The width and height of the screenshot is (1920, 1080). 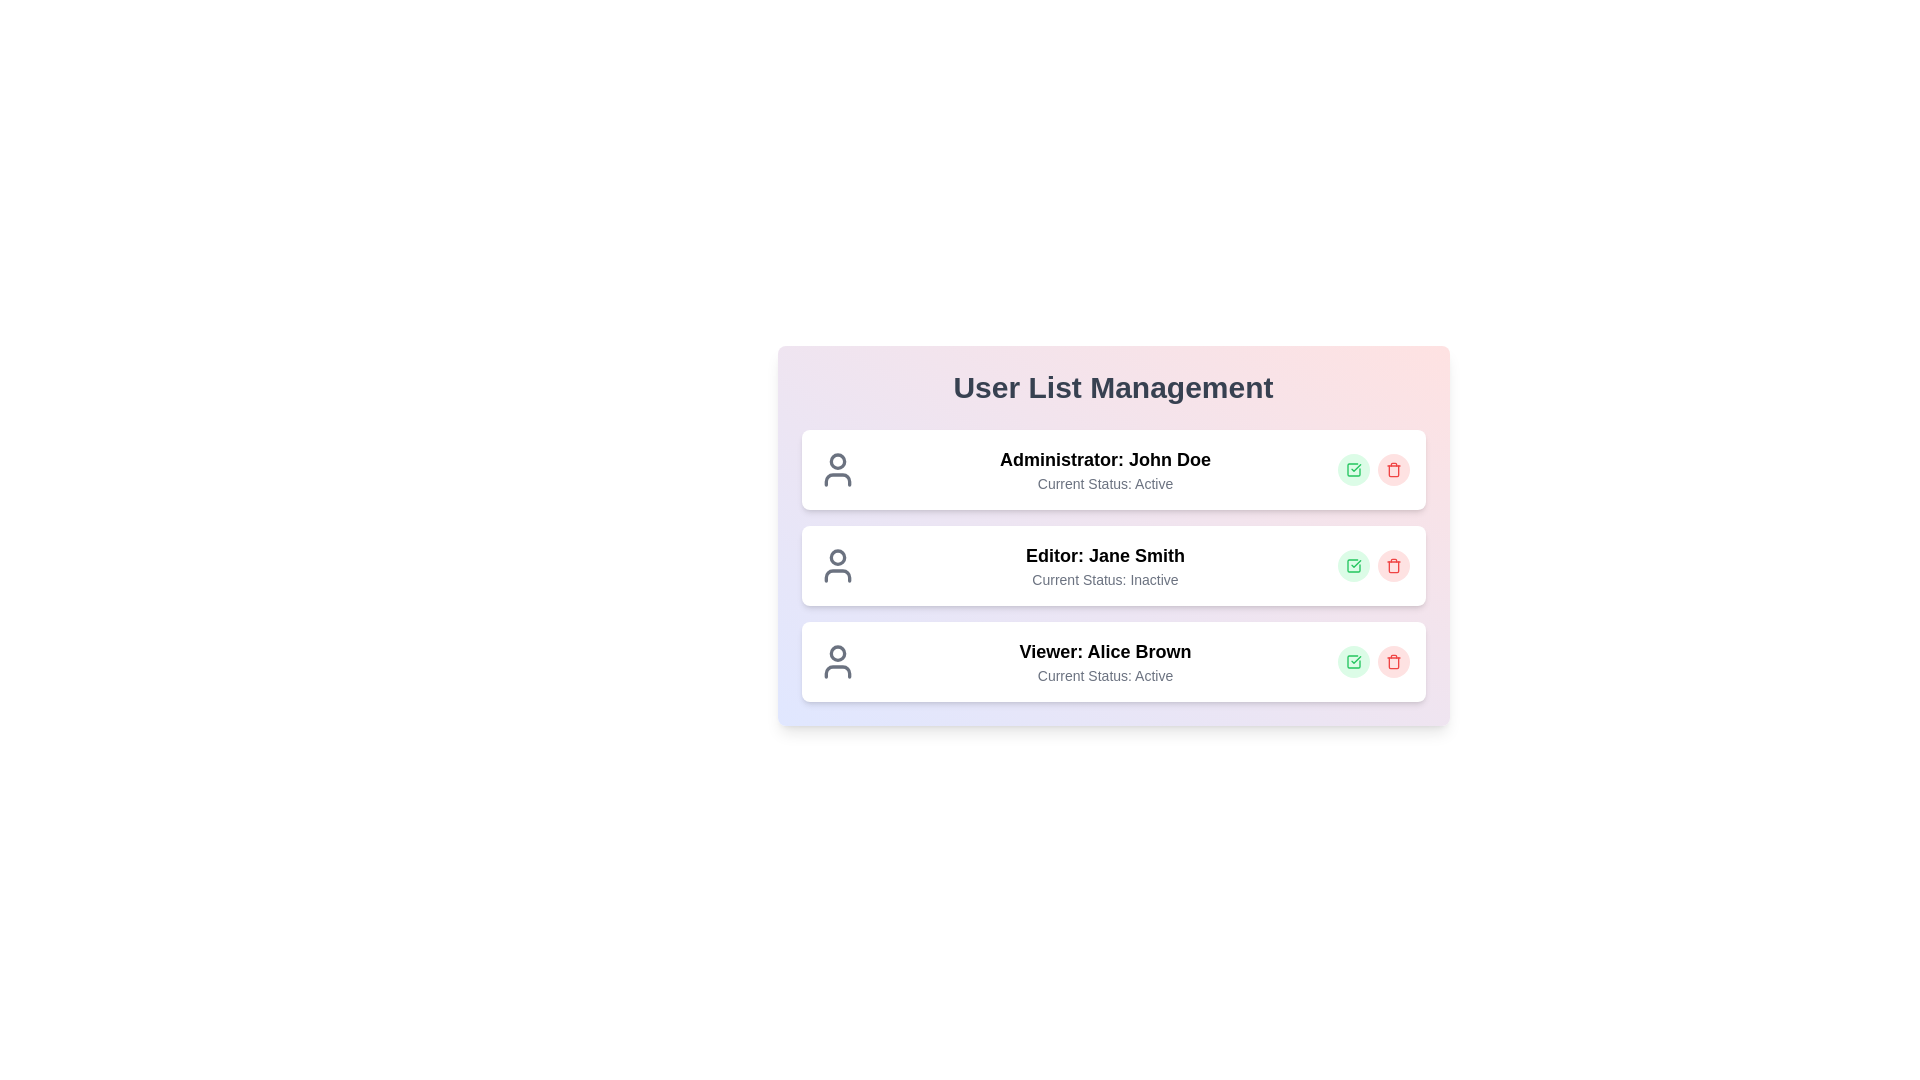 What do you see at coordinates (837, 566) in the screenshot?
I see `the User Profile Icon representing 'Jane Smith', which indicates the Editor role, located at the top-left corner of the user entry` at bounding box center [837, 566].